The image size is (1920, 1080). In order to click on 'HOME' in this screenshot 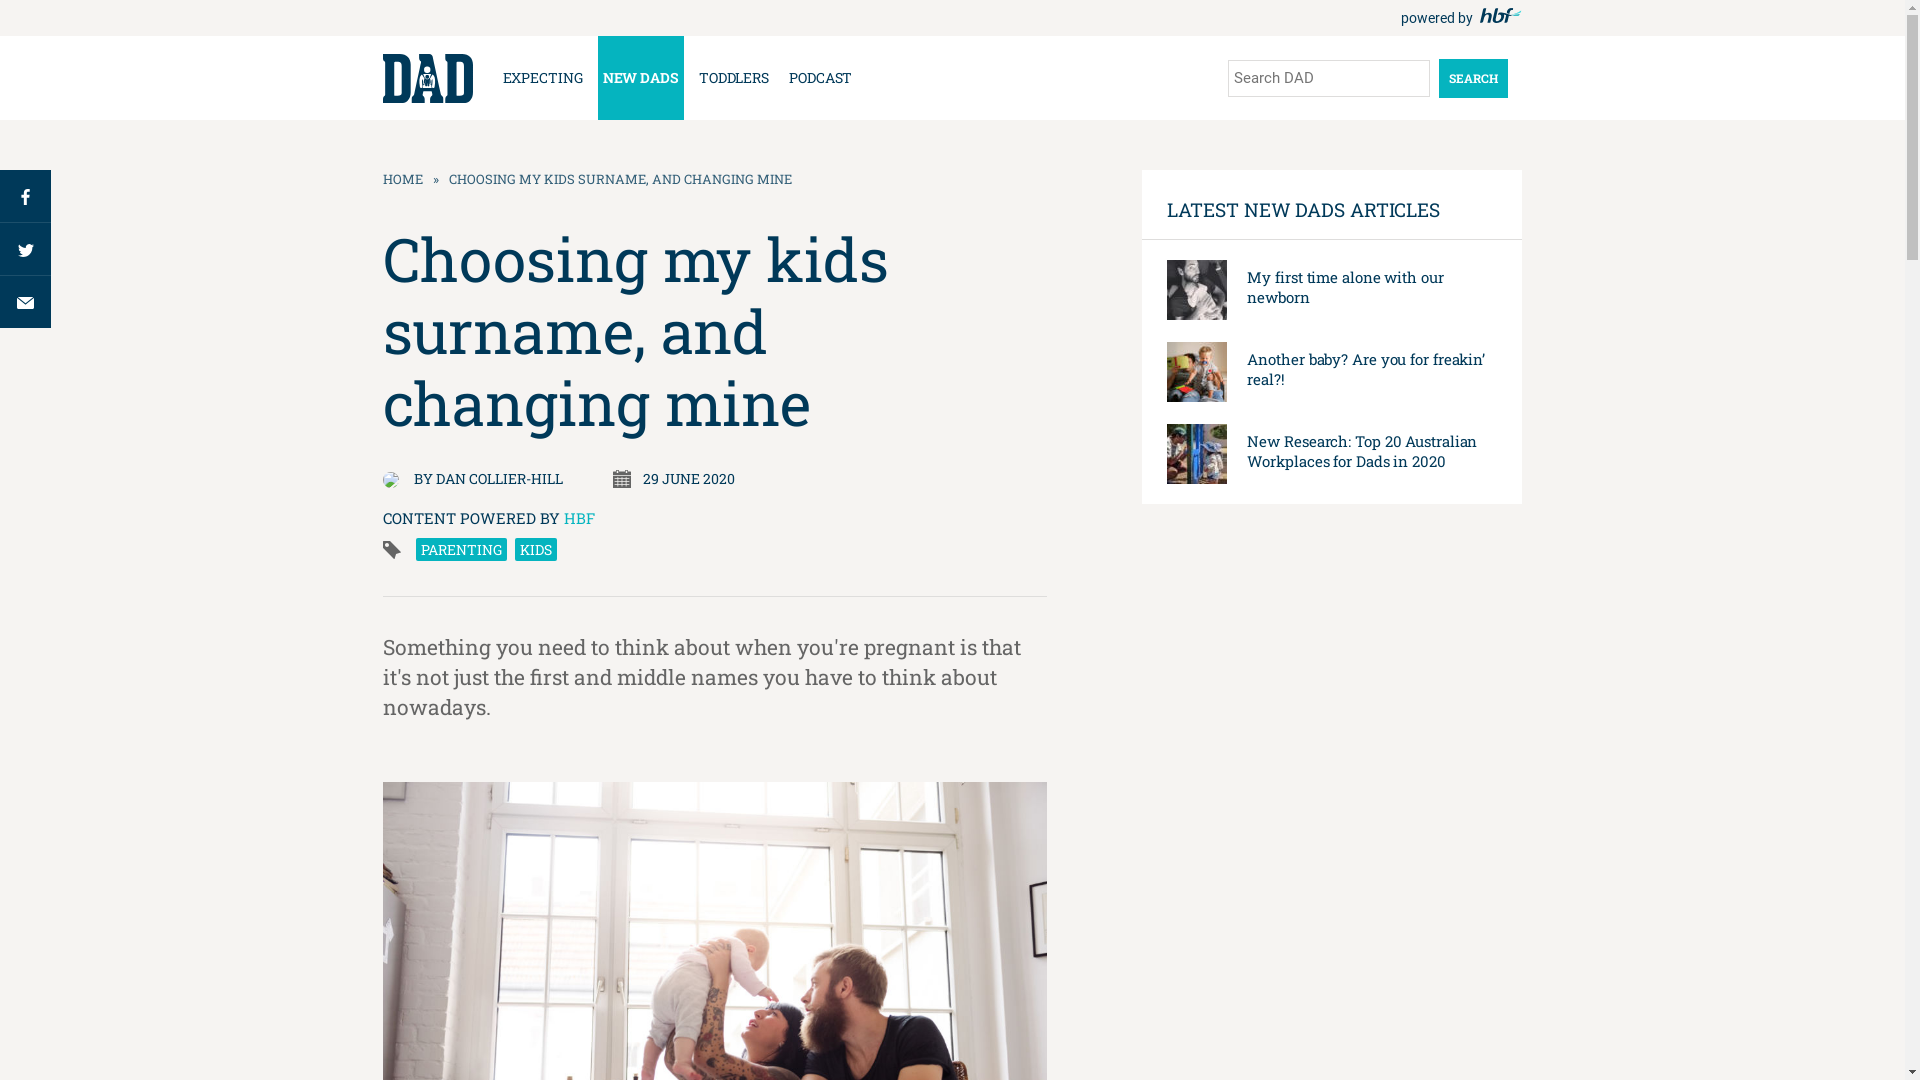, I will do `click(401, 177)`.